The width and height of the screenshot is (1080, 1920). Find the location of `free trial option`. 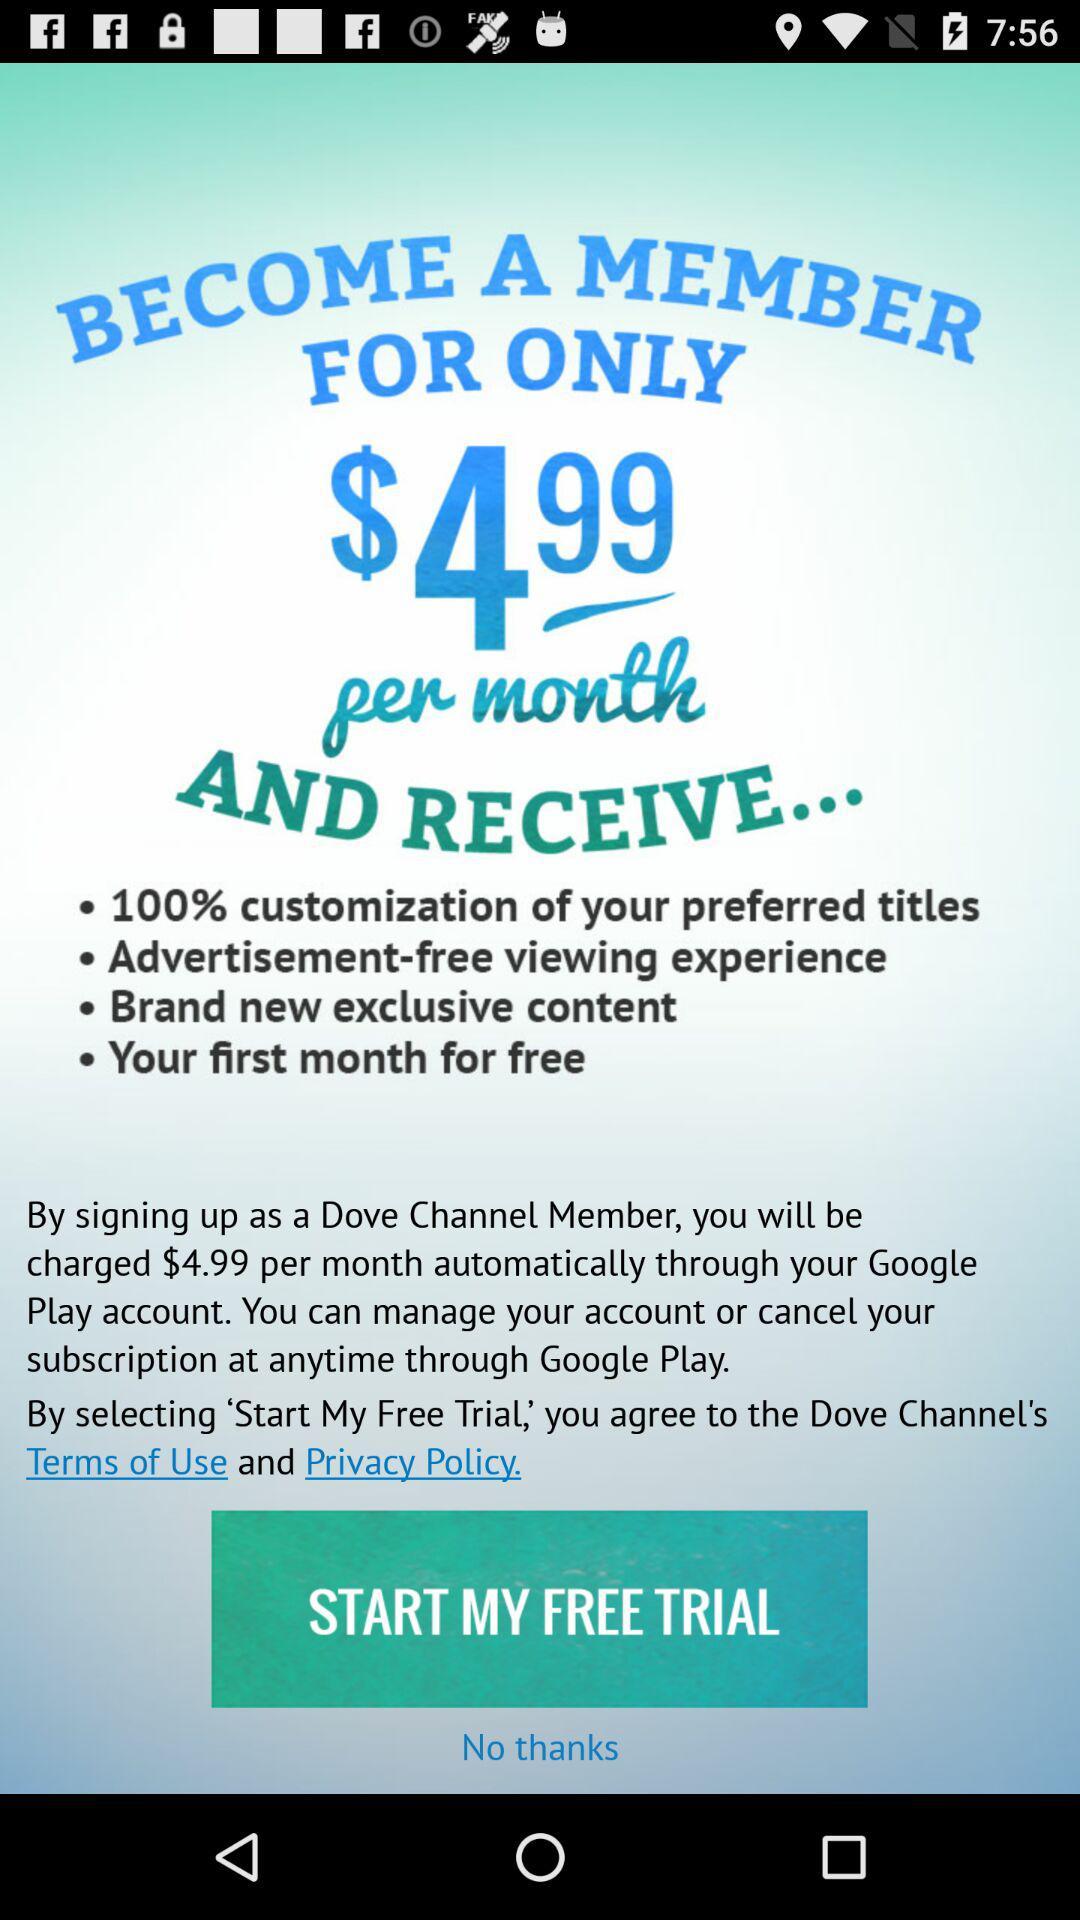

free trial option is located at coordinates (538, 1609).